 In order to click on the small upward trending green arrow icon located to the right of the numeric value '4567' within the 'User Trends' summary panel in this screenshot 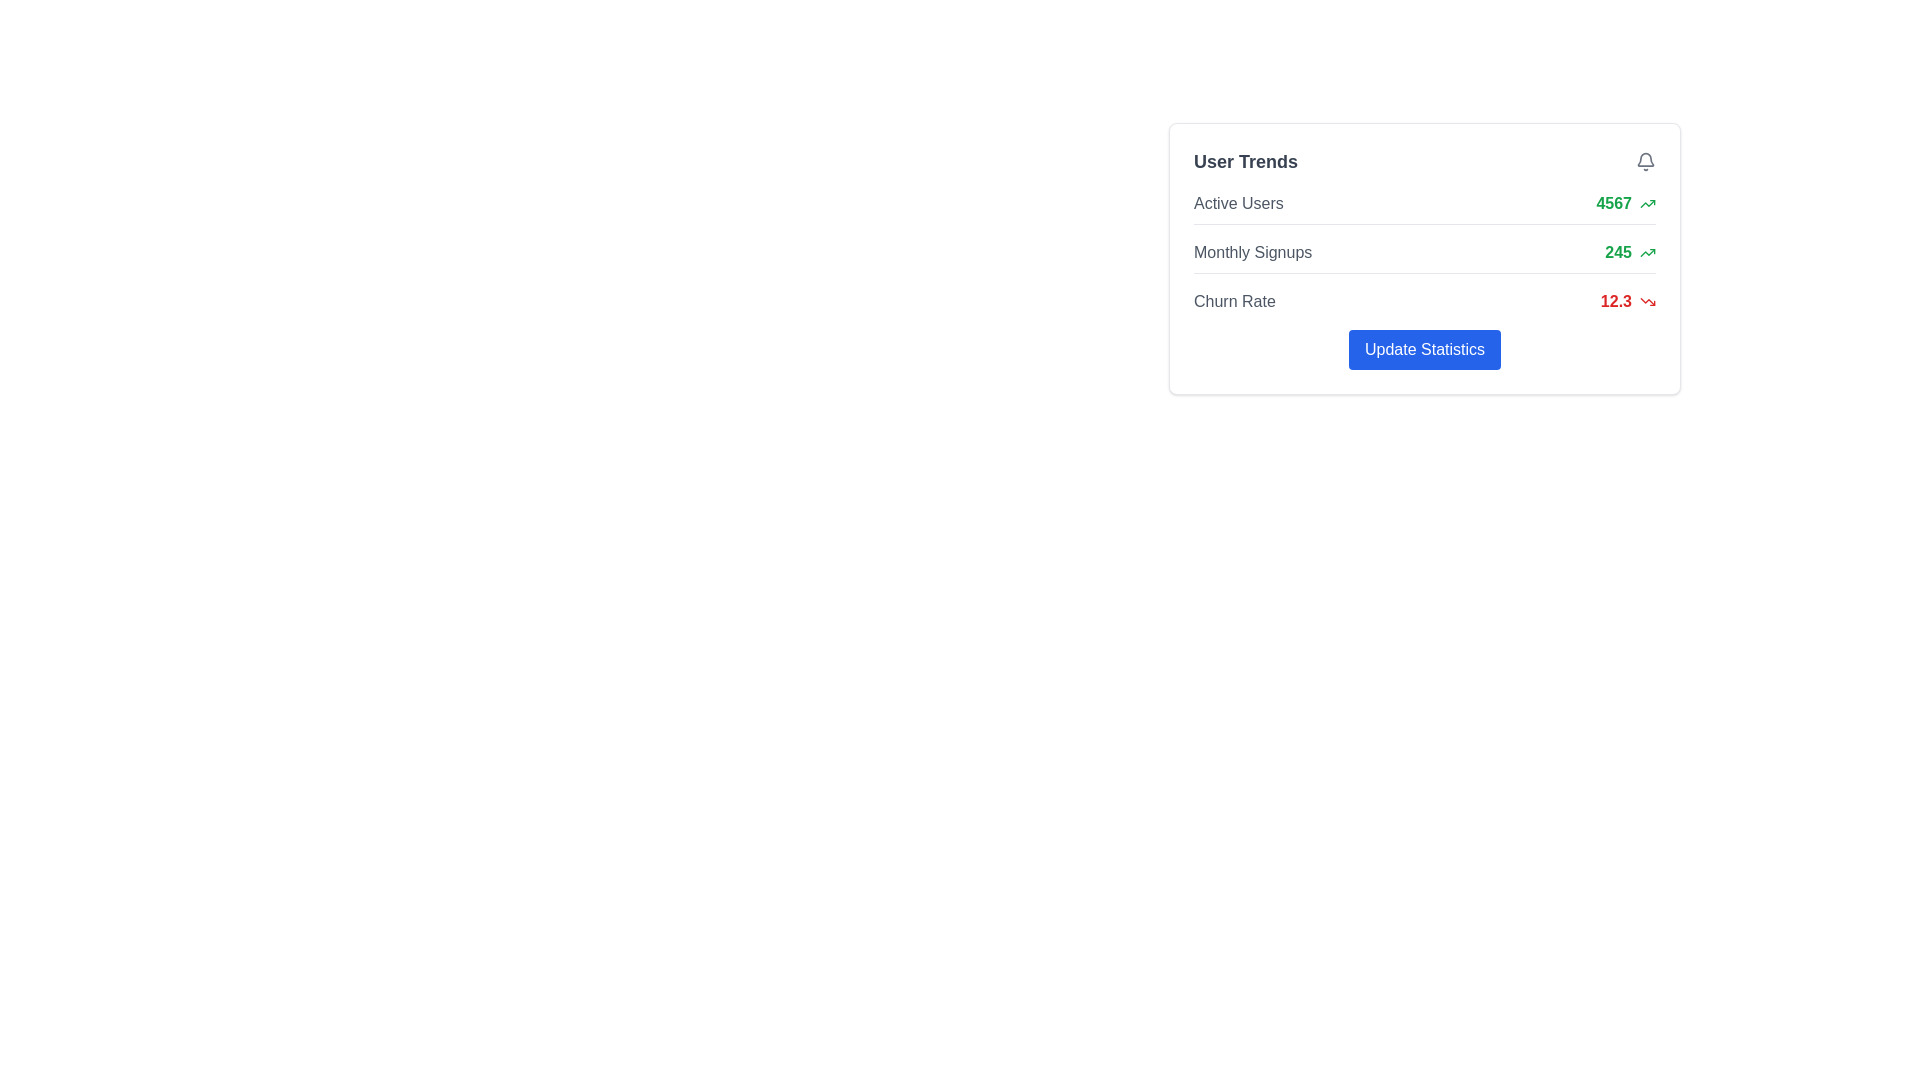, I will do `click(1647, 204)`.